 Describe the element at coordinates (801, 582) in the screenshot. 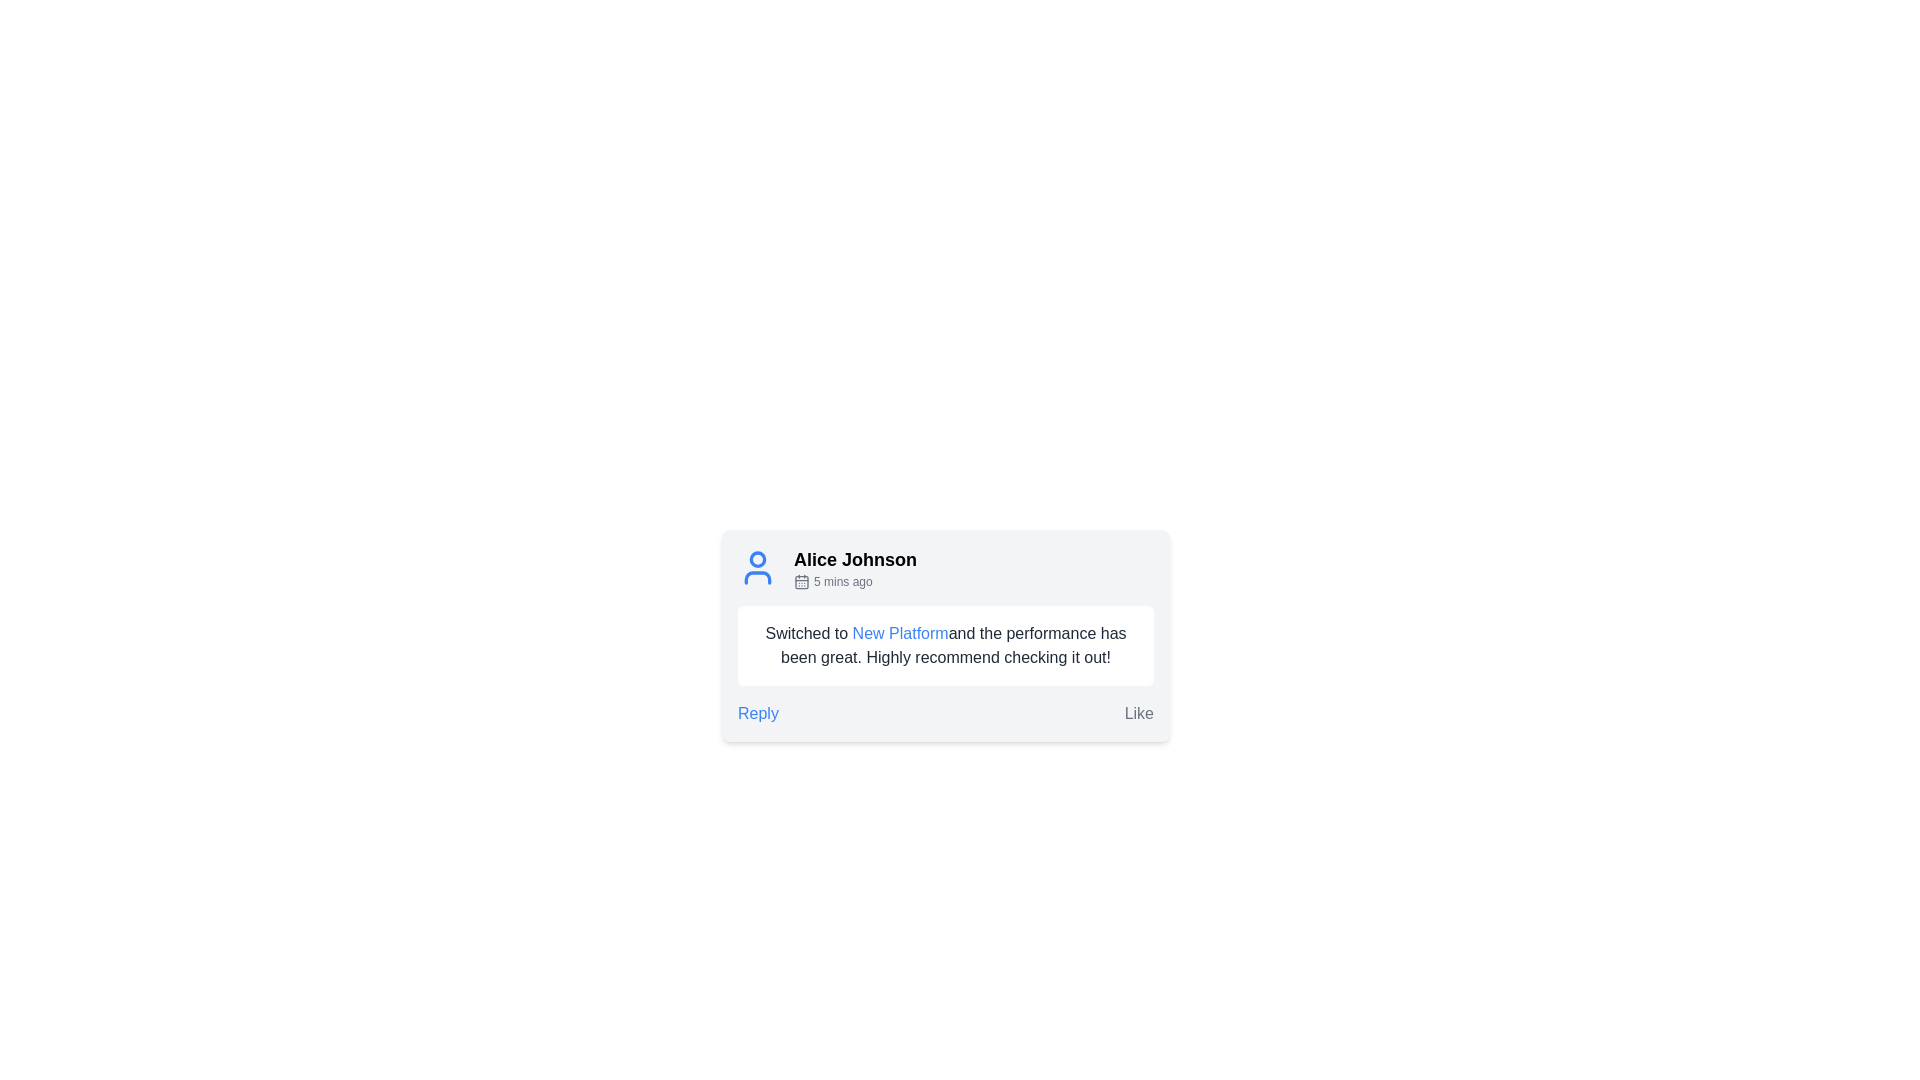

I see `the rectangular SVG graphic element located to the left of the username 'Alice Johnson' in a user comment card` at that location.